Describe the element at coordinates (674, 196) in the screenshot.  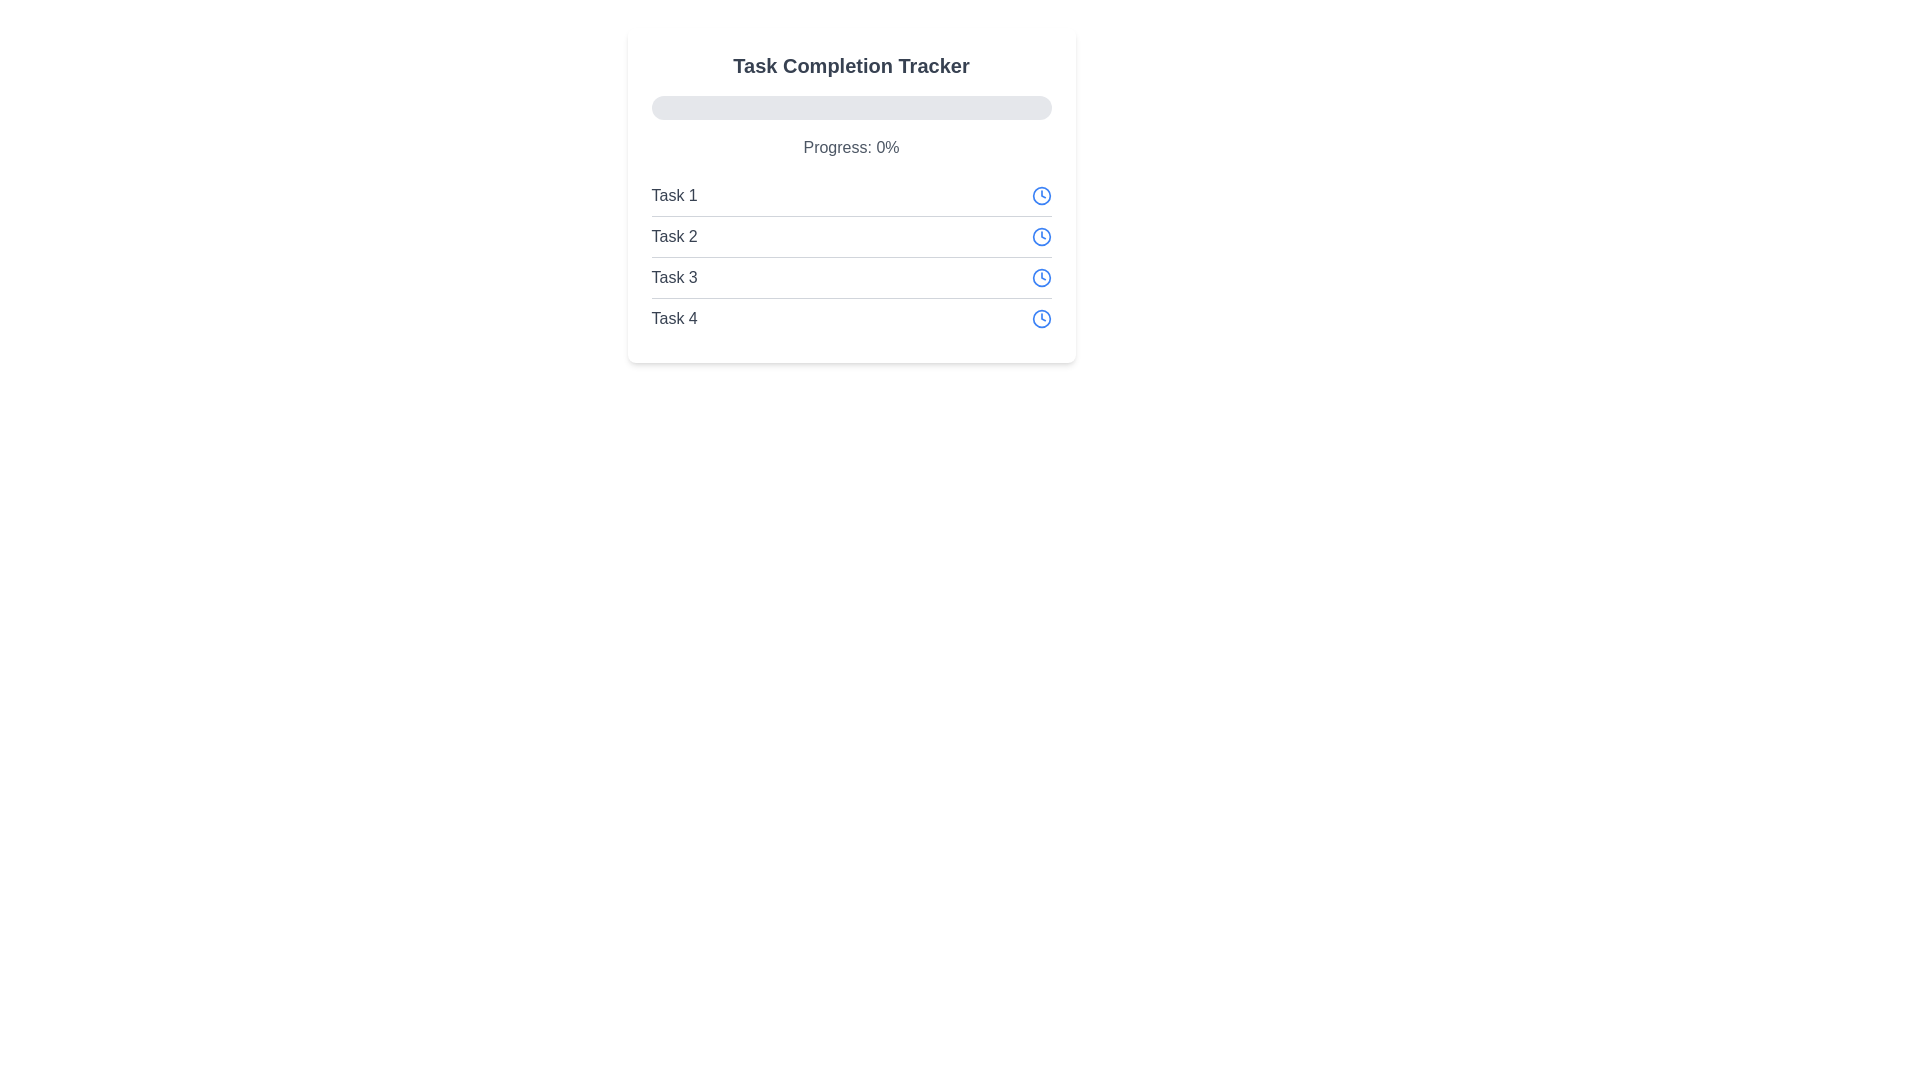
I see `text from the first item in the task list labeled 'Task 1', which is displayed in medium gray color under the 'Task Completion Tracker'` at that location.